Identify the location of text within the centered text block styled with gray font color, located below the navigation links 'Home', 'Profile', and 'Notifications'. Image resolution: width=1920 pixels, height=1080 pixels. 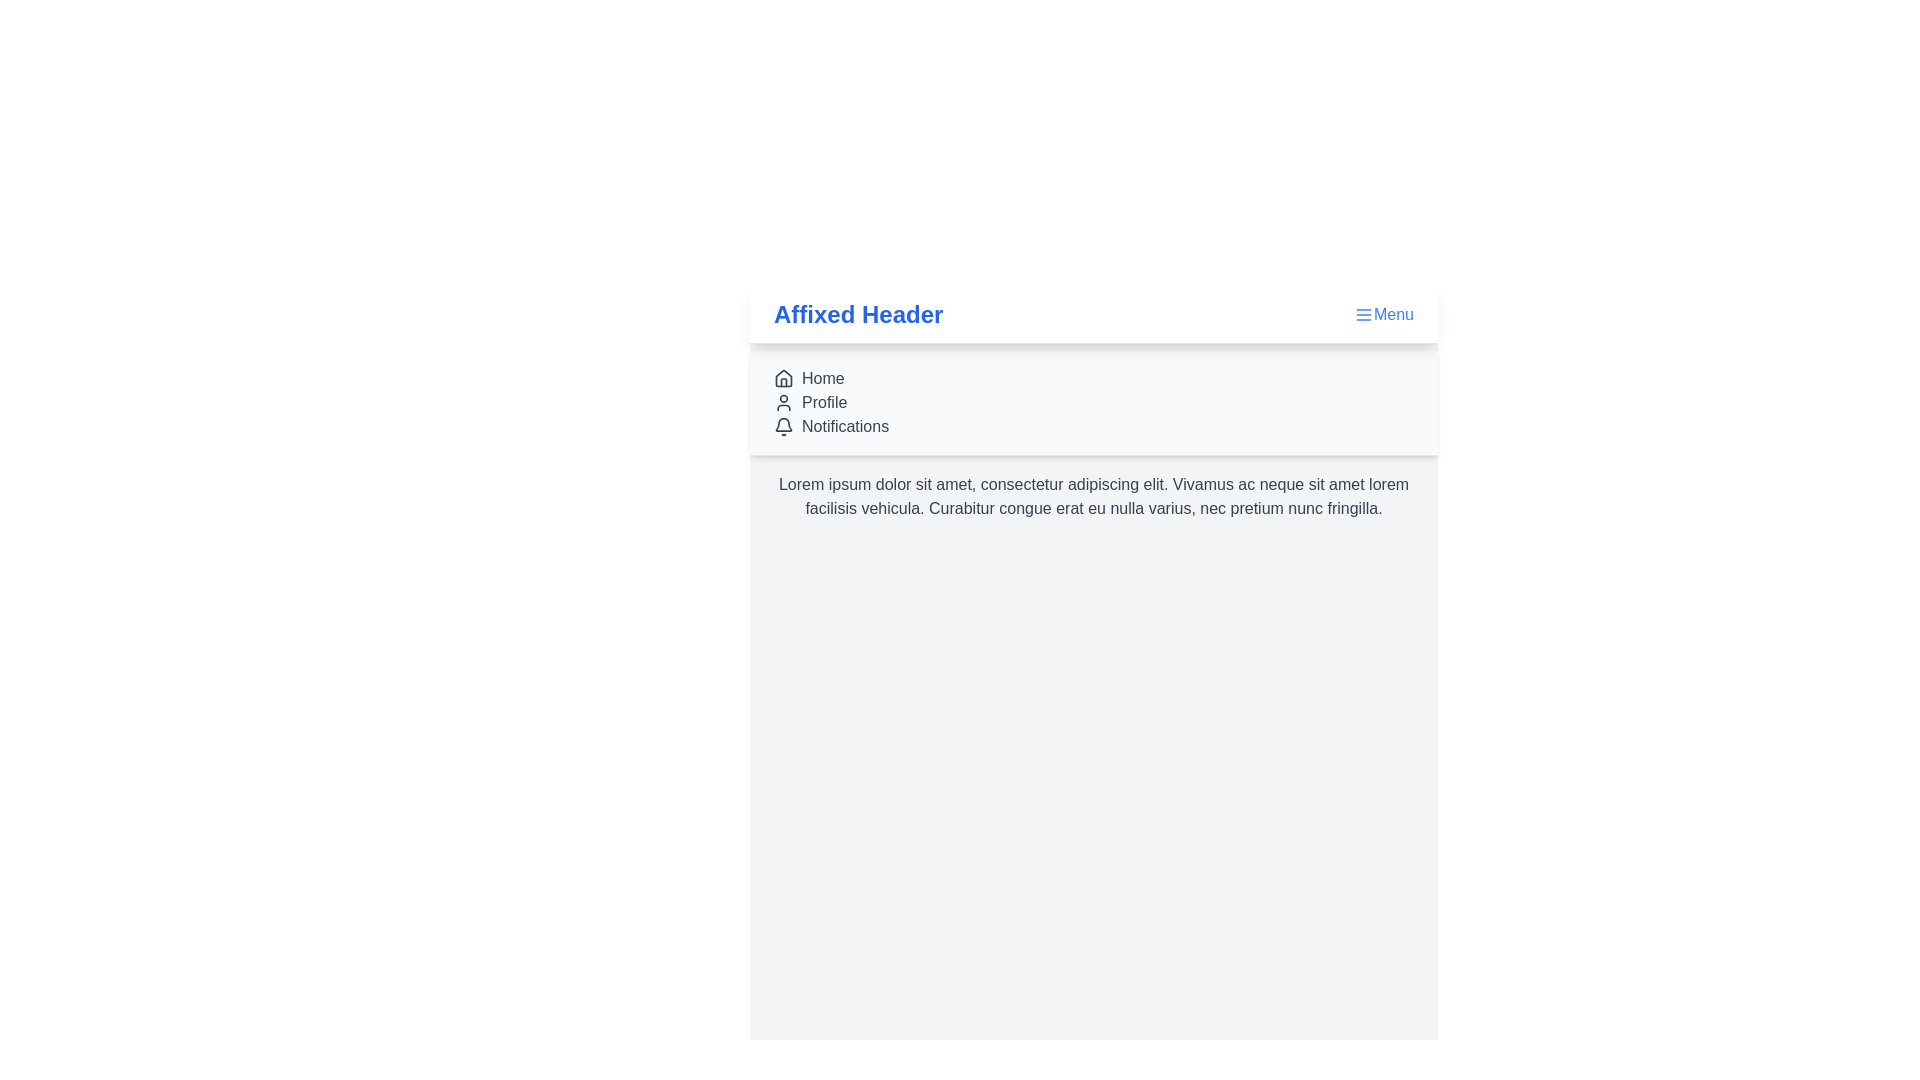
(1093, 496).